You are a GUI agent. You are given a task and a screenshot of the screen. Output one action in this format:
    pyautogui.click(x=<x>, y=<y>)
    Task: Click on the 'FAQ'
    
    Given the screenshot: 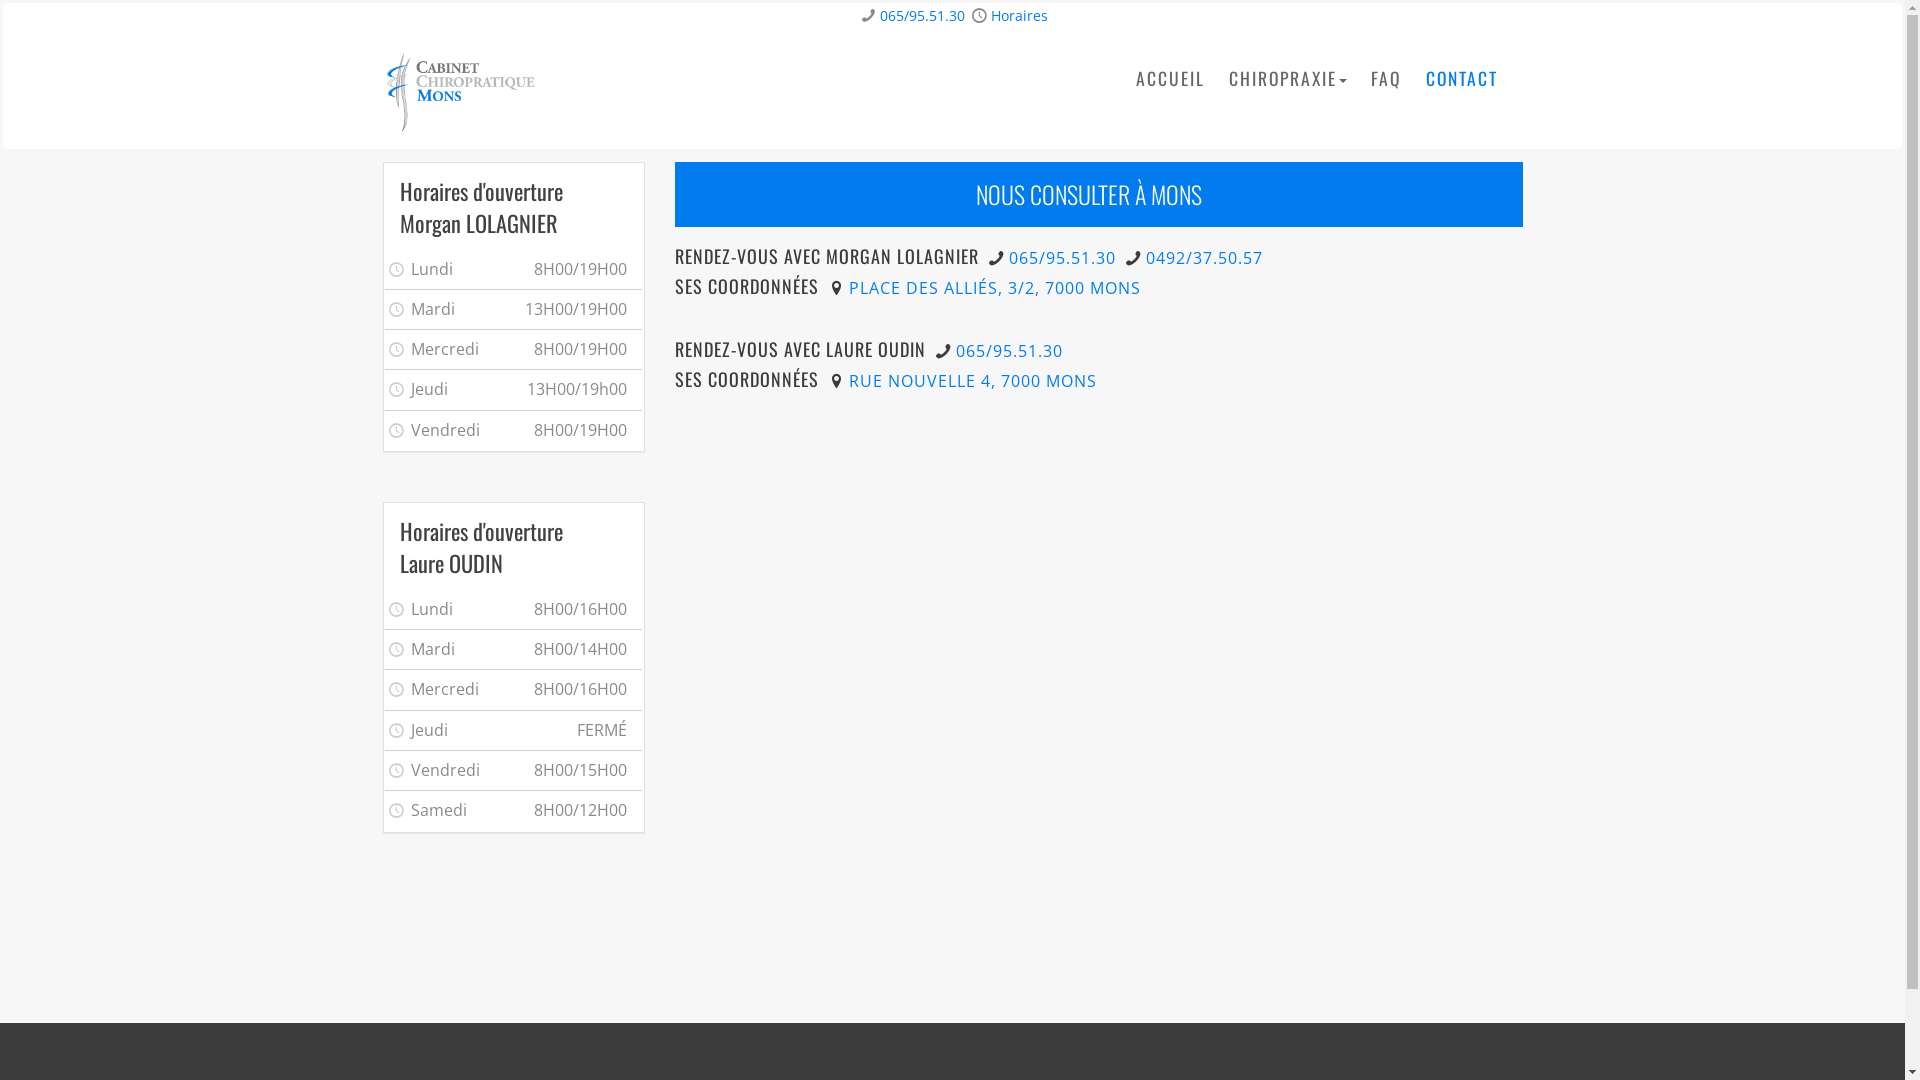 What is the action you would take?
    pyautogui.click(x=1384, y=77)
    